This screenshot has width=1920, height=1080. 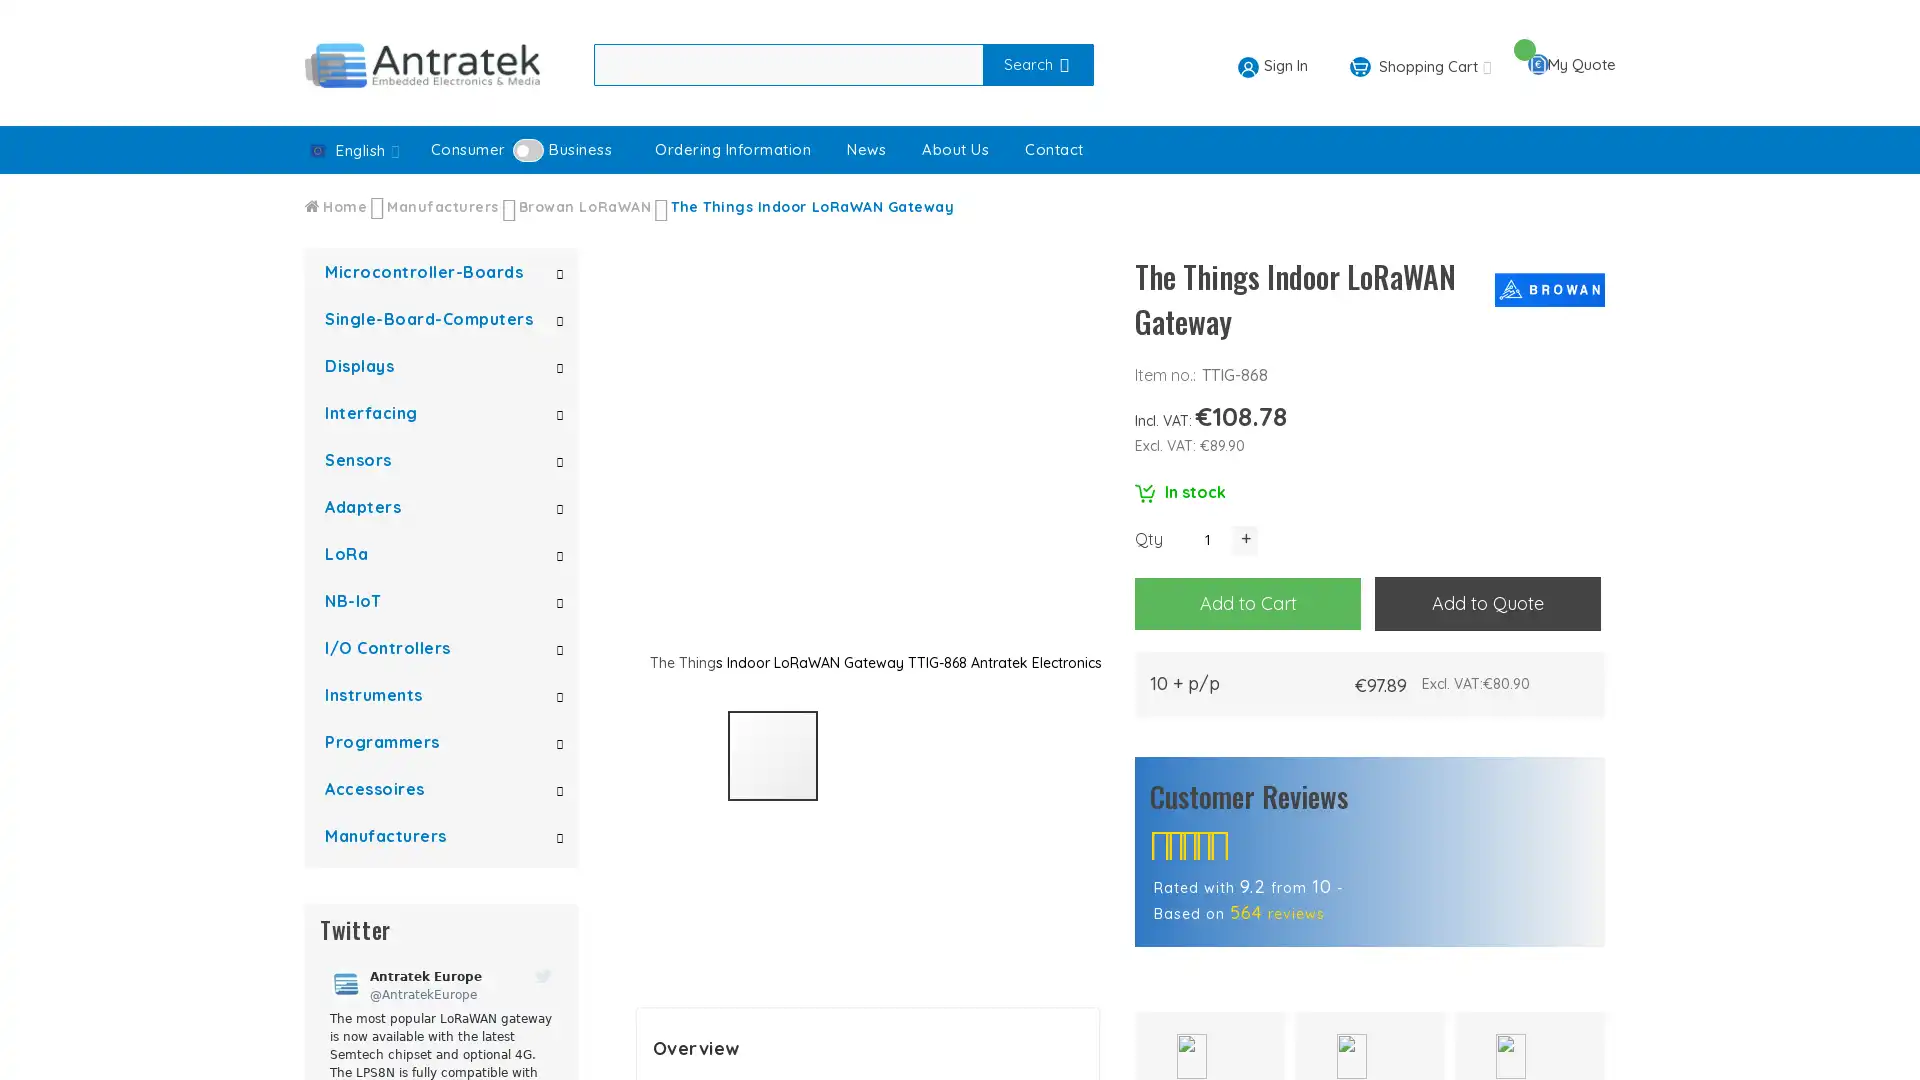 What do you see at coordinates (1036, 63) in the screenshot?
I see `Search` at bounding box center [1036, 63].